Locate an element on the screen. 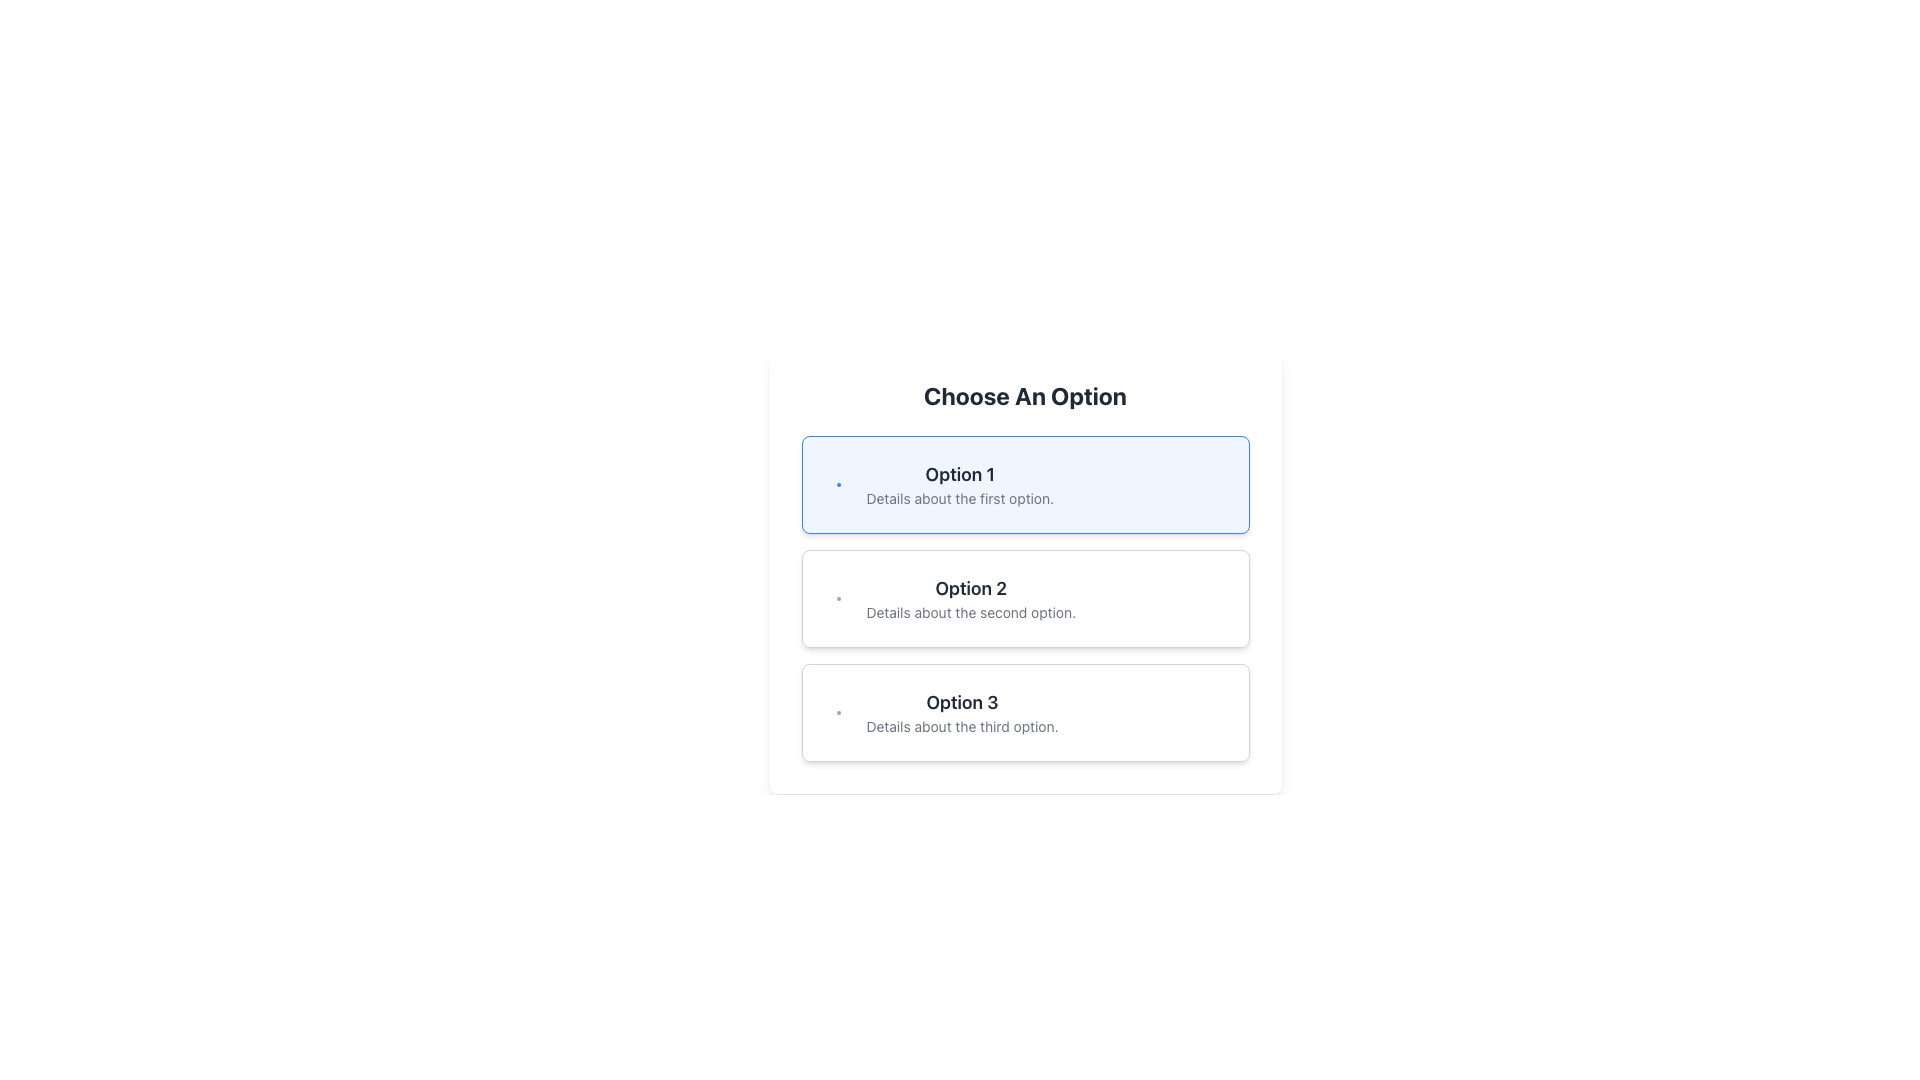 The height and width of the screenshot is (1080, 1920). the small, circular gray icon located in the 'Option 3' selection box, positioned near the upper-left corner and aligned with the text 'Option 3' is located at coordinates (838, 712).